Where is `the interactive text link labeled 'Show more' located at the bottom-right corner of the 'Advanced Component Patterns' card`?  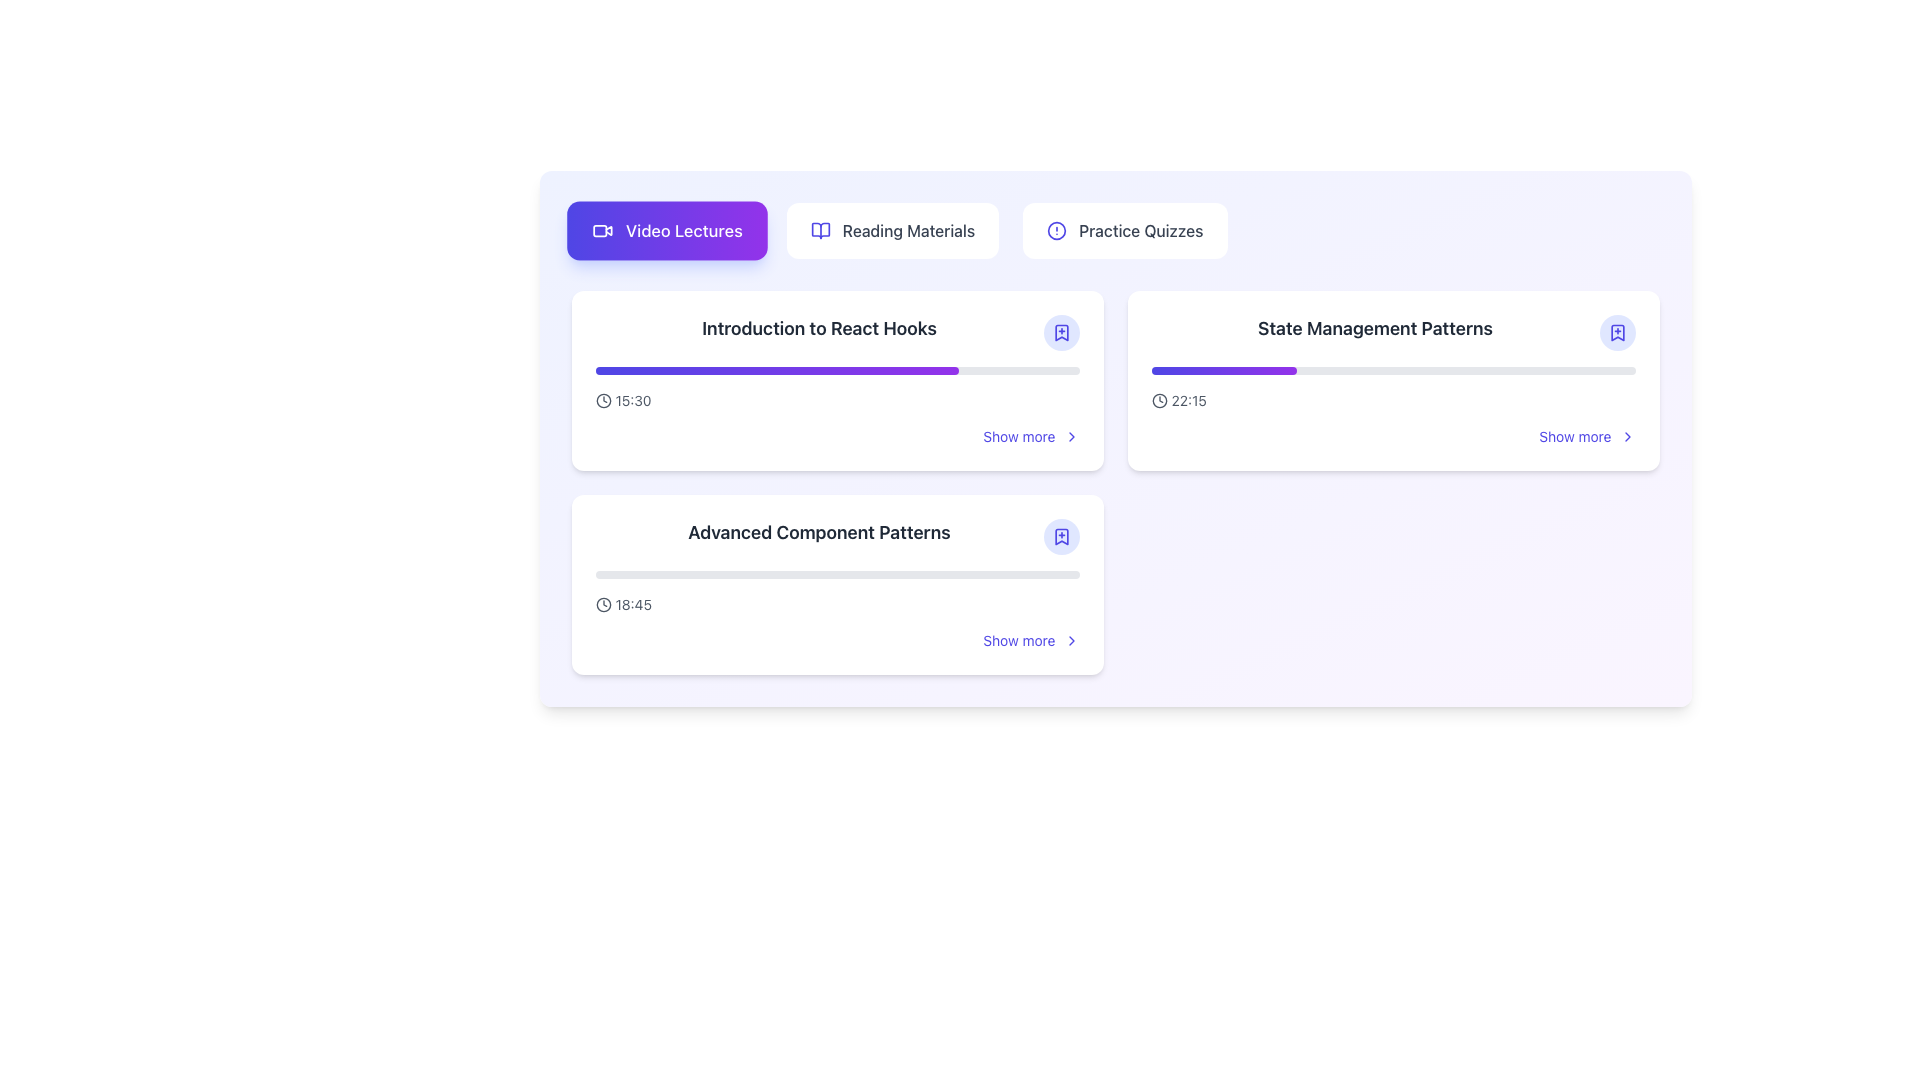 the interactive text link labeled 'Show more' located at the bottom-right corner of the 'Advanced Component Patterns' card is located at coordinates (1019, 640).